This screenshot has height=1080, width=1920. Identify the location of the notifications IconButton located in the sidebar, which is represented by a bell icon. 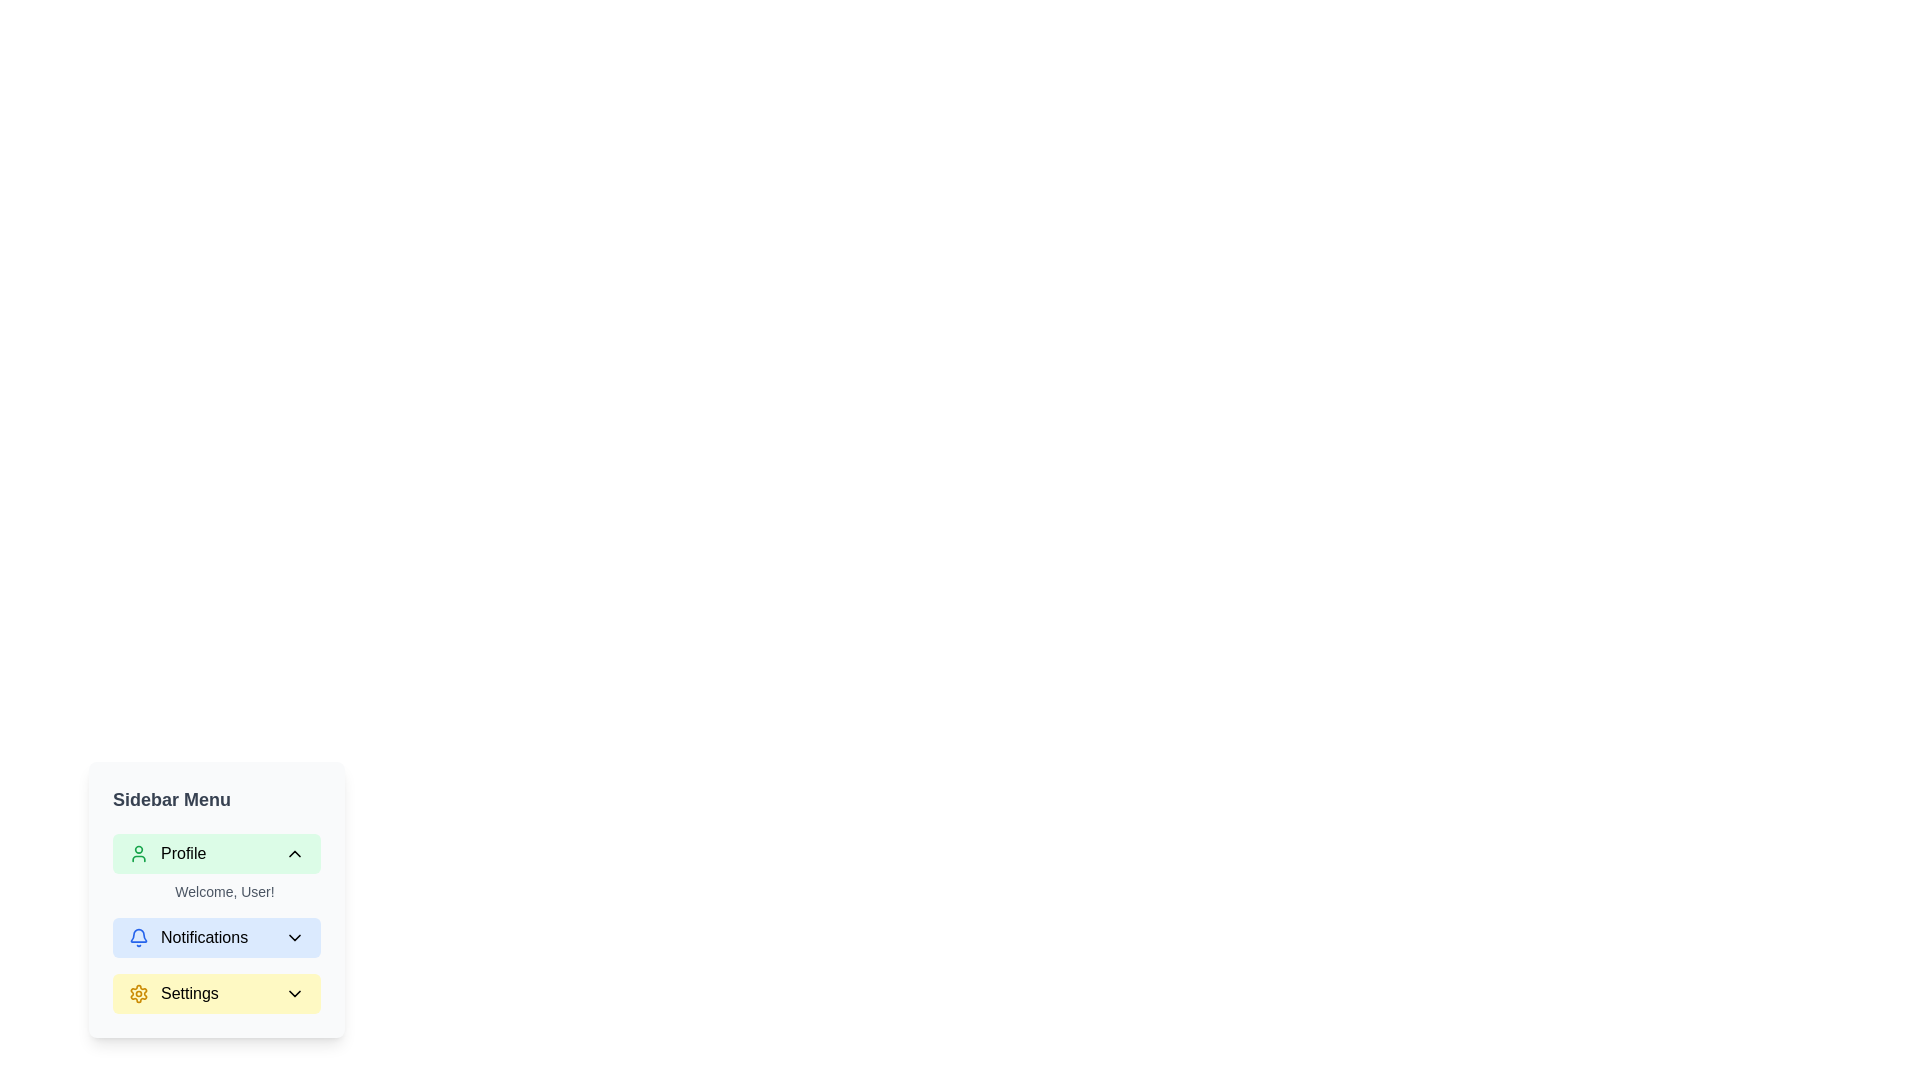
(138, 937).